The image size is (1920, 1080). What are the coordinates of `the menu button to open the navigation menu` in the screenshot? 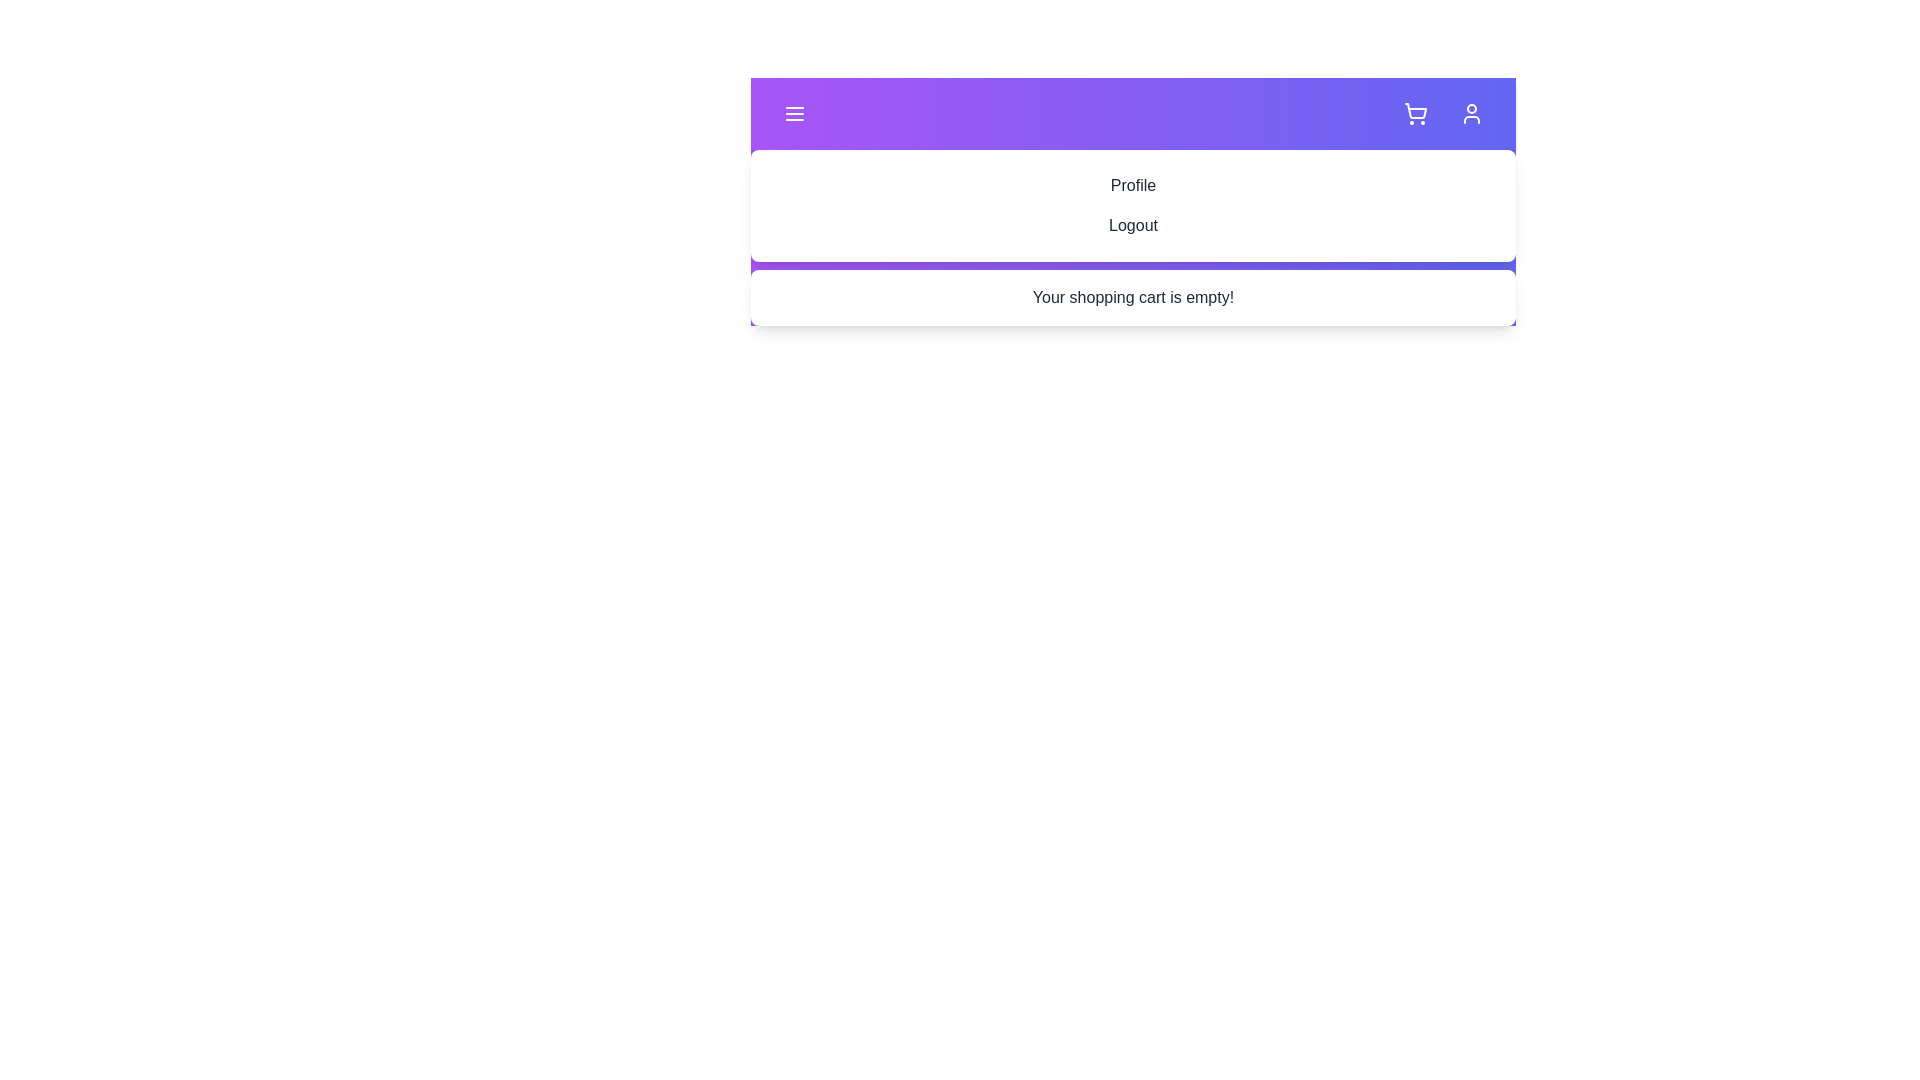 It's located at (794, 114).